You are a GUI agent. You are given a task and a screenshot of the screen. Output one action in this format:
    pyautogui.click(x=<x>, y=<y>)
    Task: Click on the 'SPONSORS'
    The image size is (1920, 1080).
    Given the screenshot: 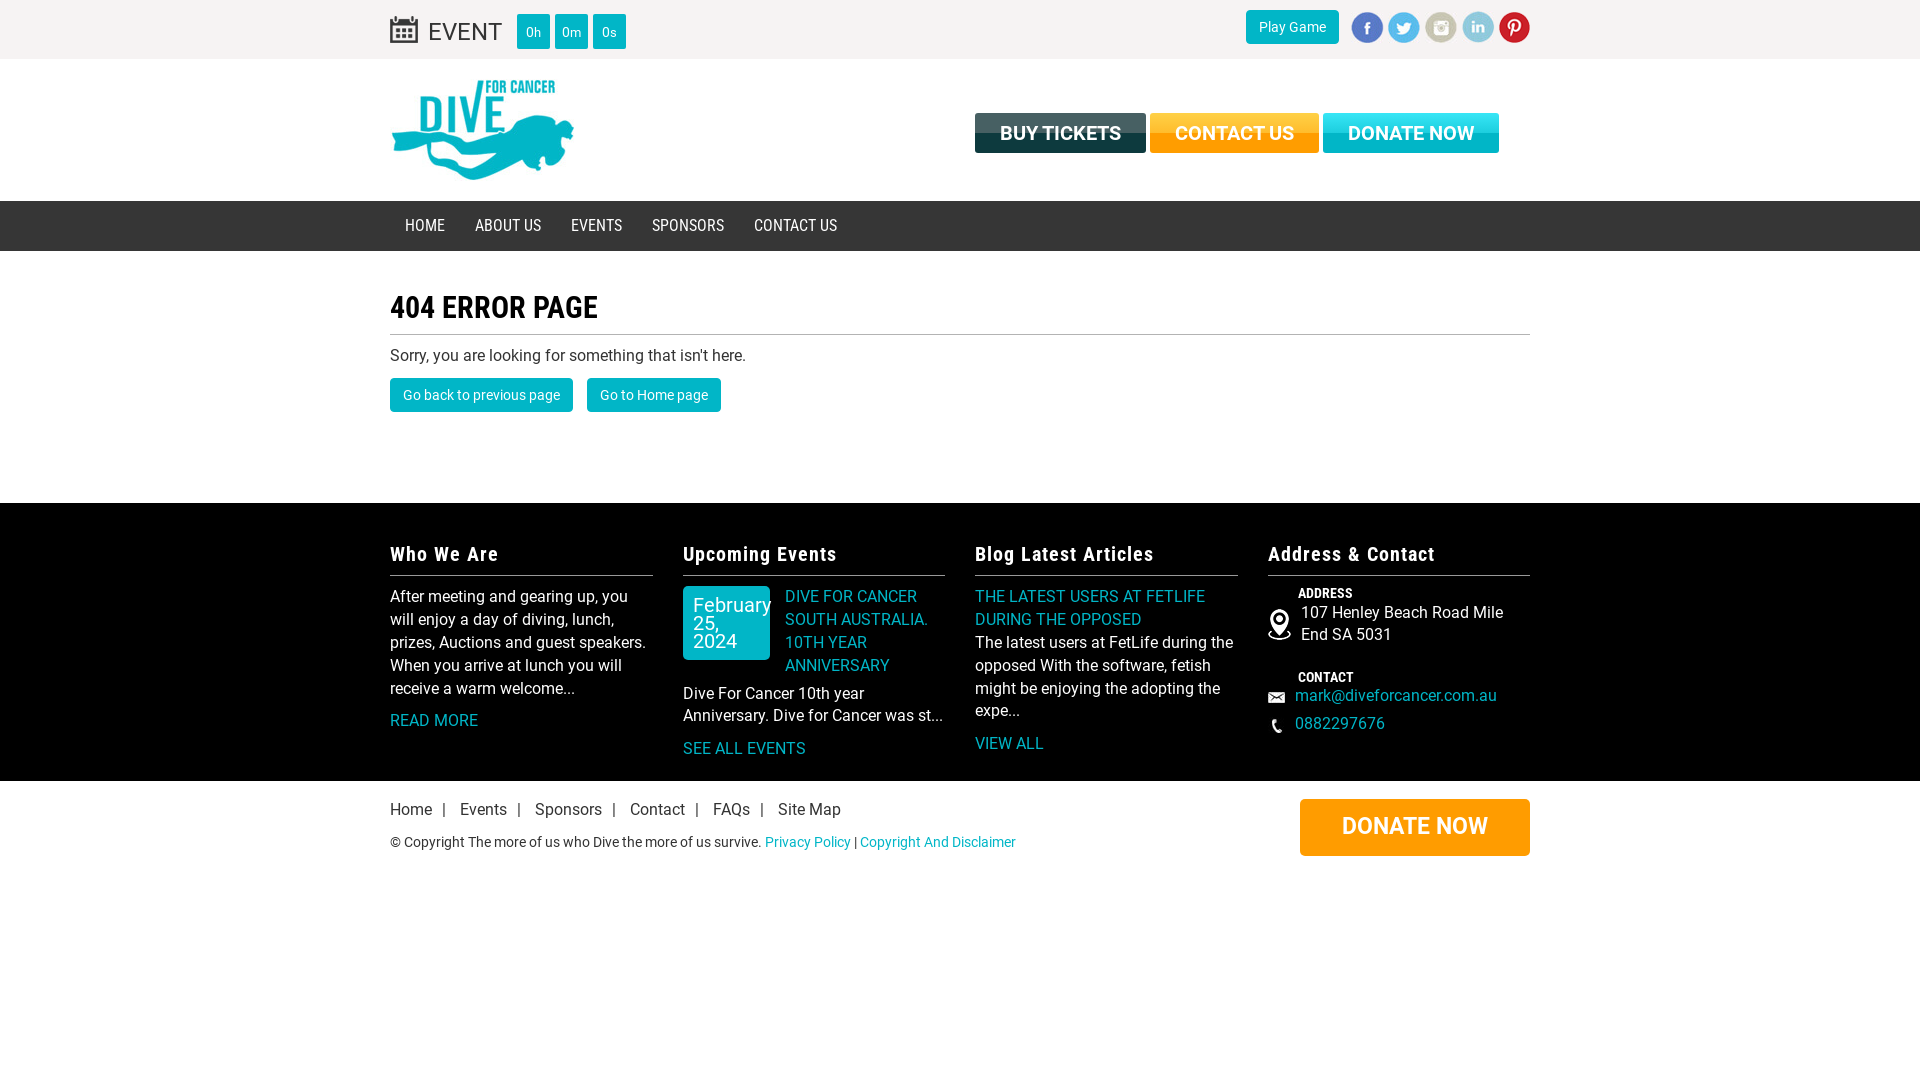 What is the action you would take?
    pyautogui.click(x=687, y=225)
    